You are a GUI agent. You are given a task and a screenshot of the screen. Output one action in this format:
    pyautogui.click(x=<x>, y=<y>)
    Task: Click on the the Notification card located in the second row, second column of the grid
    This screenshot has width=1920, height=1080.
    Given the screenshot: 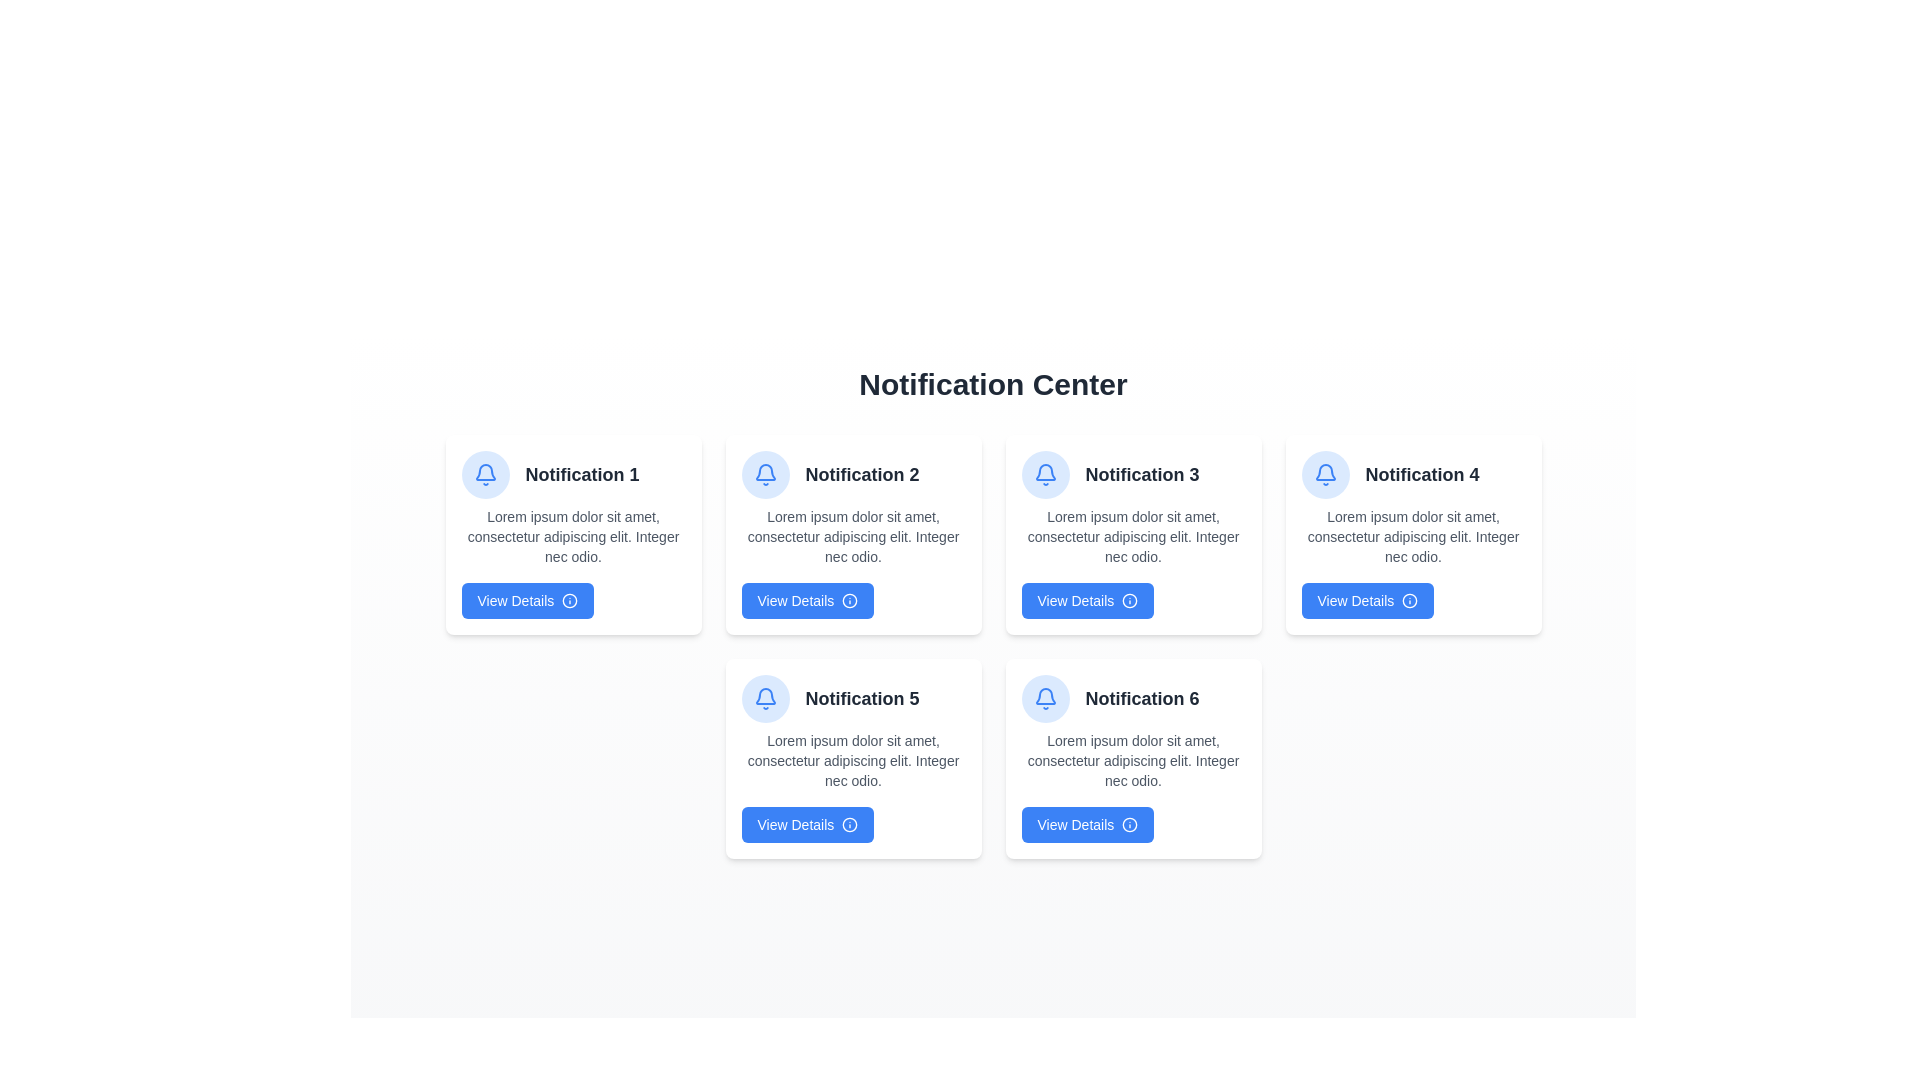 What is the action you would take?
    pyautogui.click(x=1133, y=759)
    